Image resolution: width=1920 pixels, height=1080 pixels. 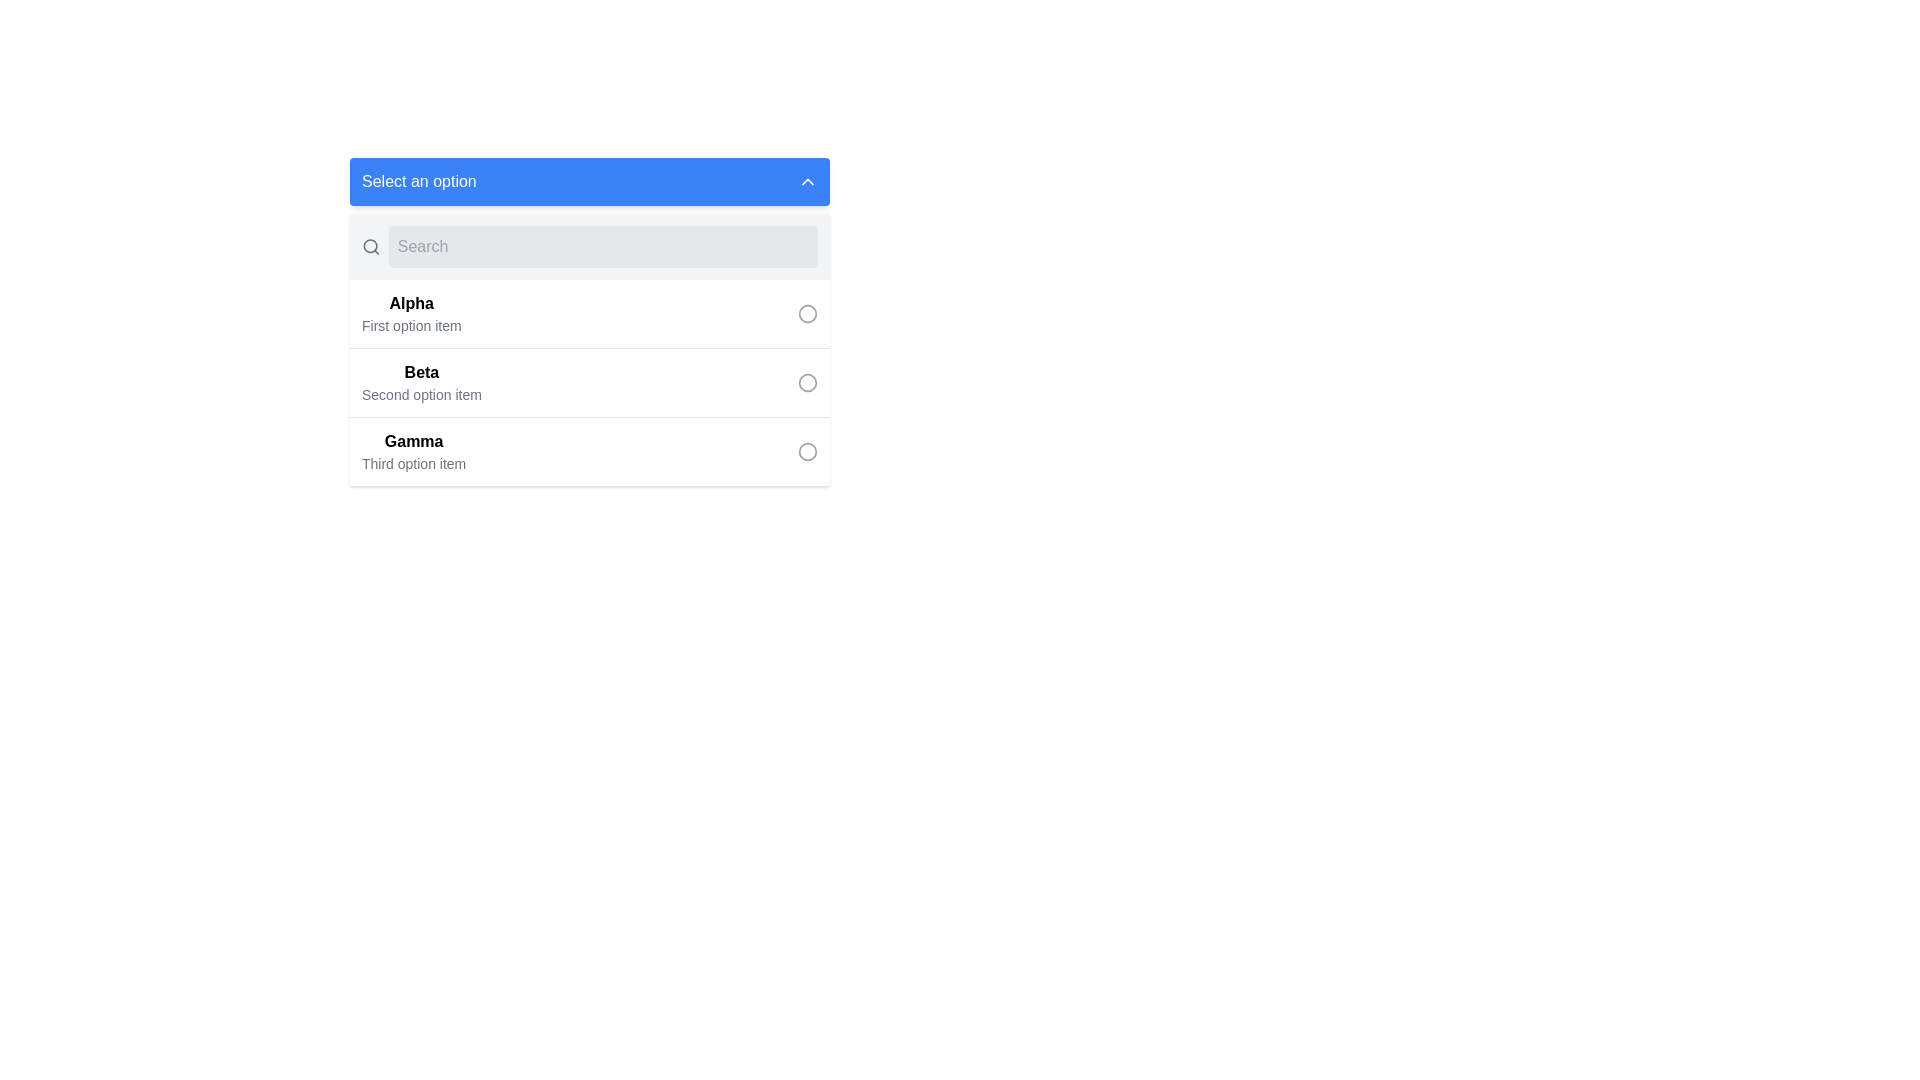 What do you see at coordinates (807, 313) in the screenshot?
I see `the radio button element styled with a light gray border and transparent interior, located in the first option row labeled 'Alpha'` at bounding box center [807, 313].